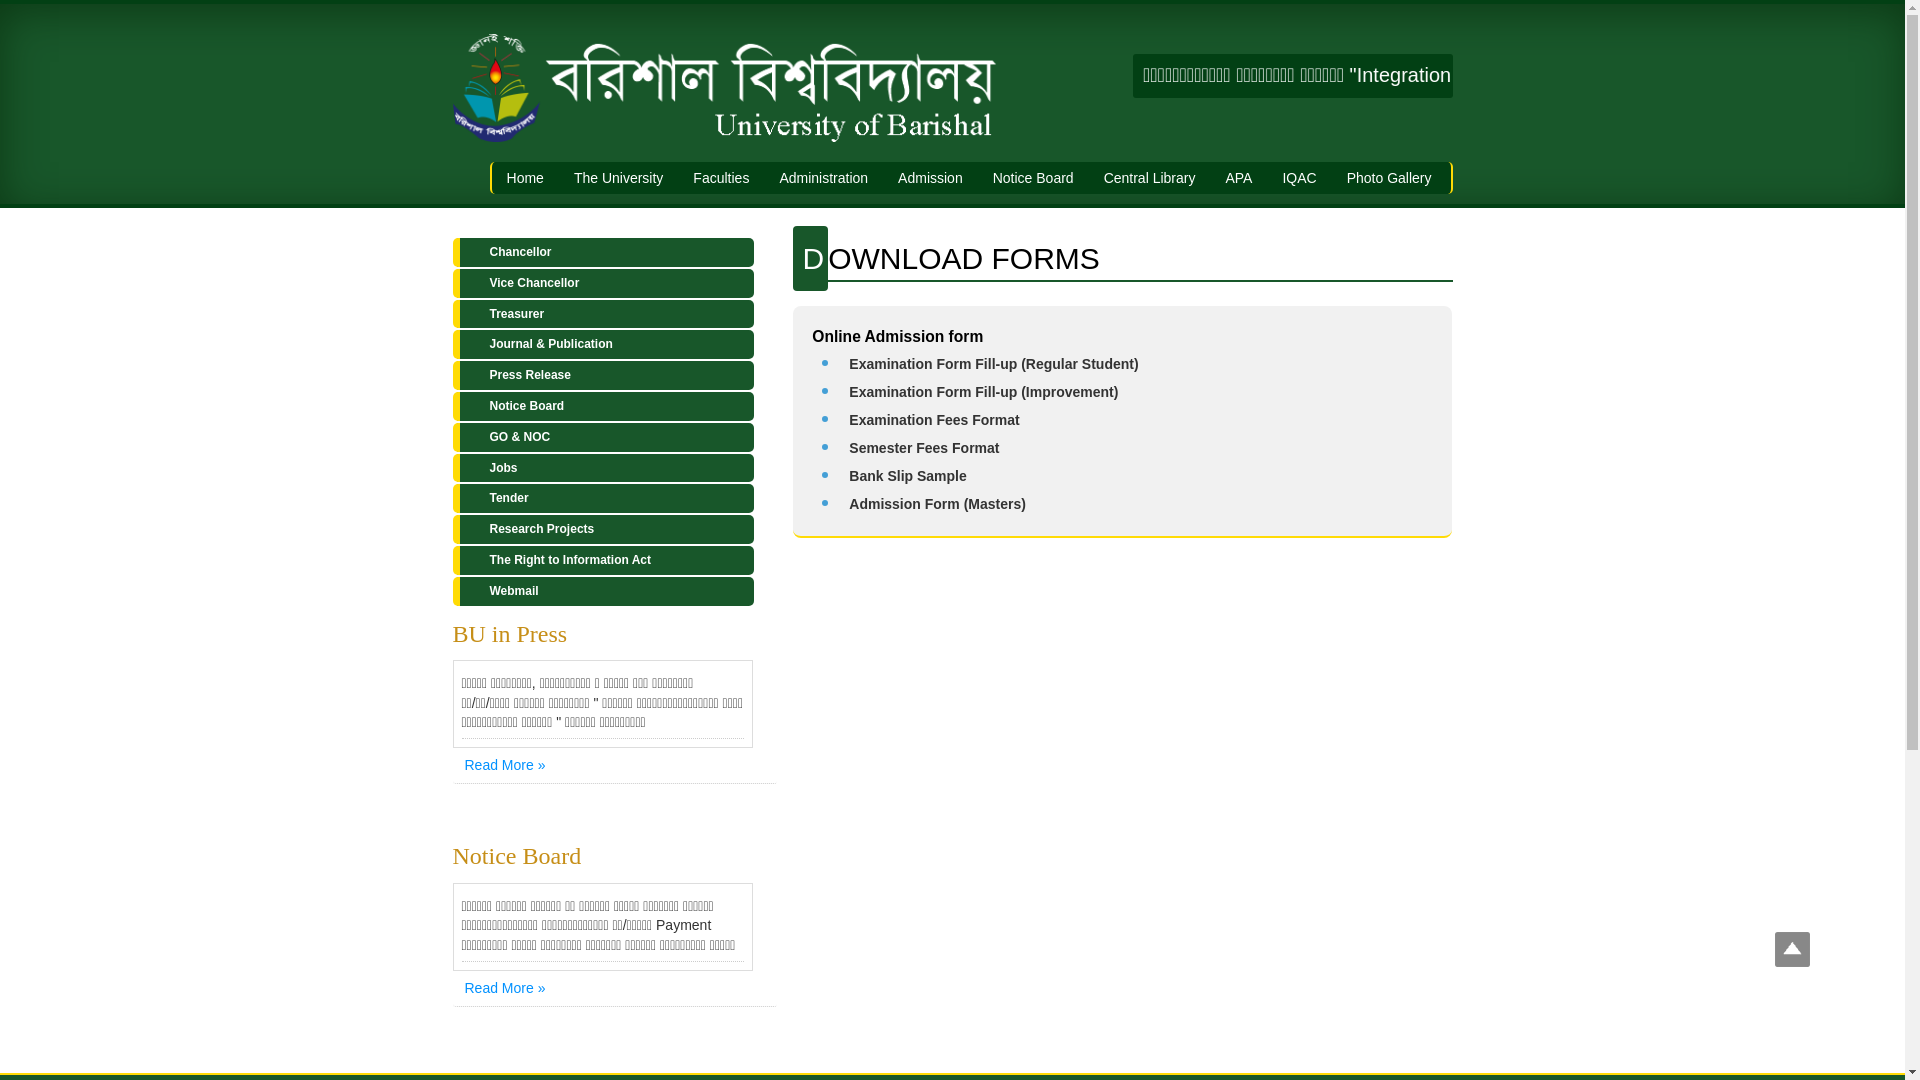 The height and width of the screenshot is (1080, 1920). Describe the element at coordinates (933, 419) in the screenshot. I see `'Examination Fees Format'` at that location.